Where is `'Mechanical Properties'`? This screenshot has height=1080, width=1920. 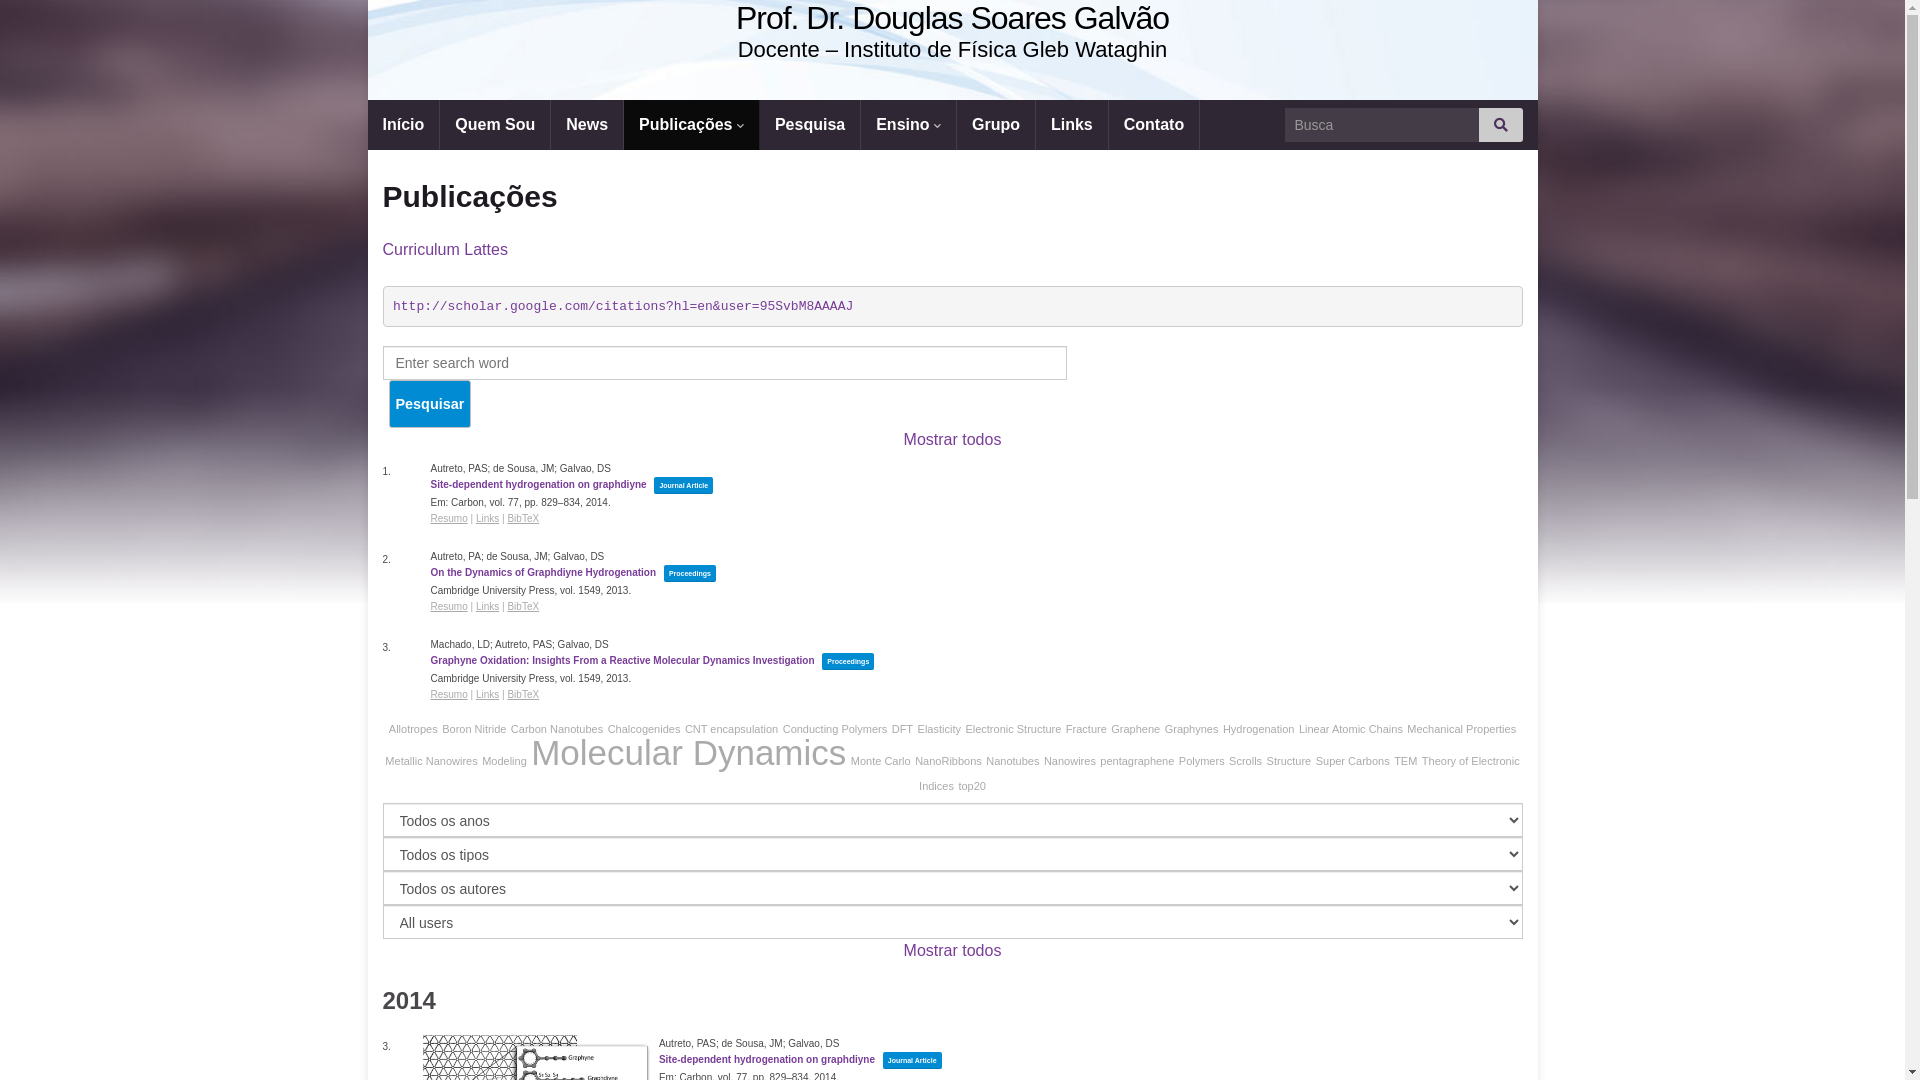 'Mechanical Properties' is located at coordinates (1461, 729).